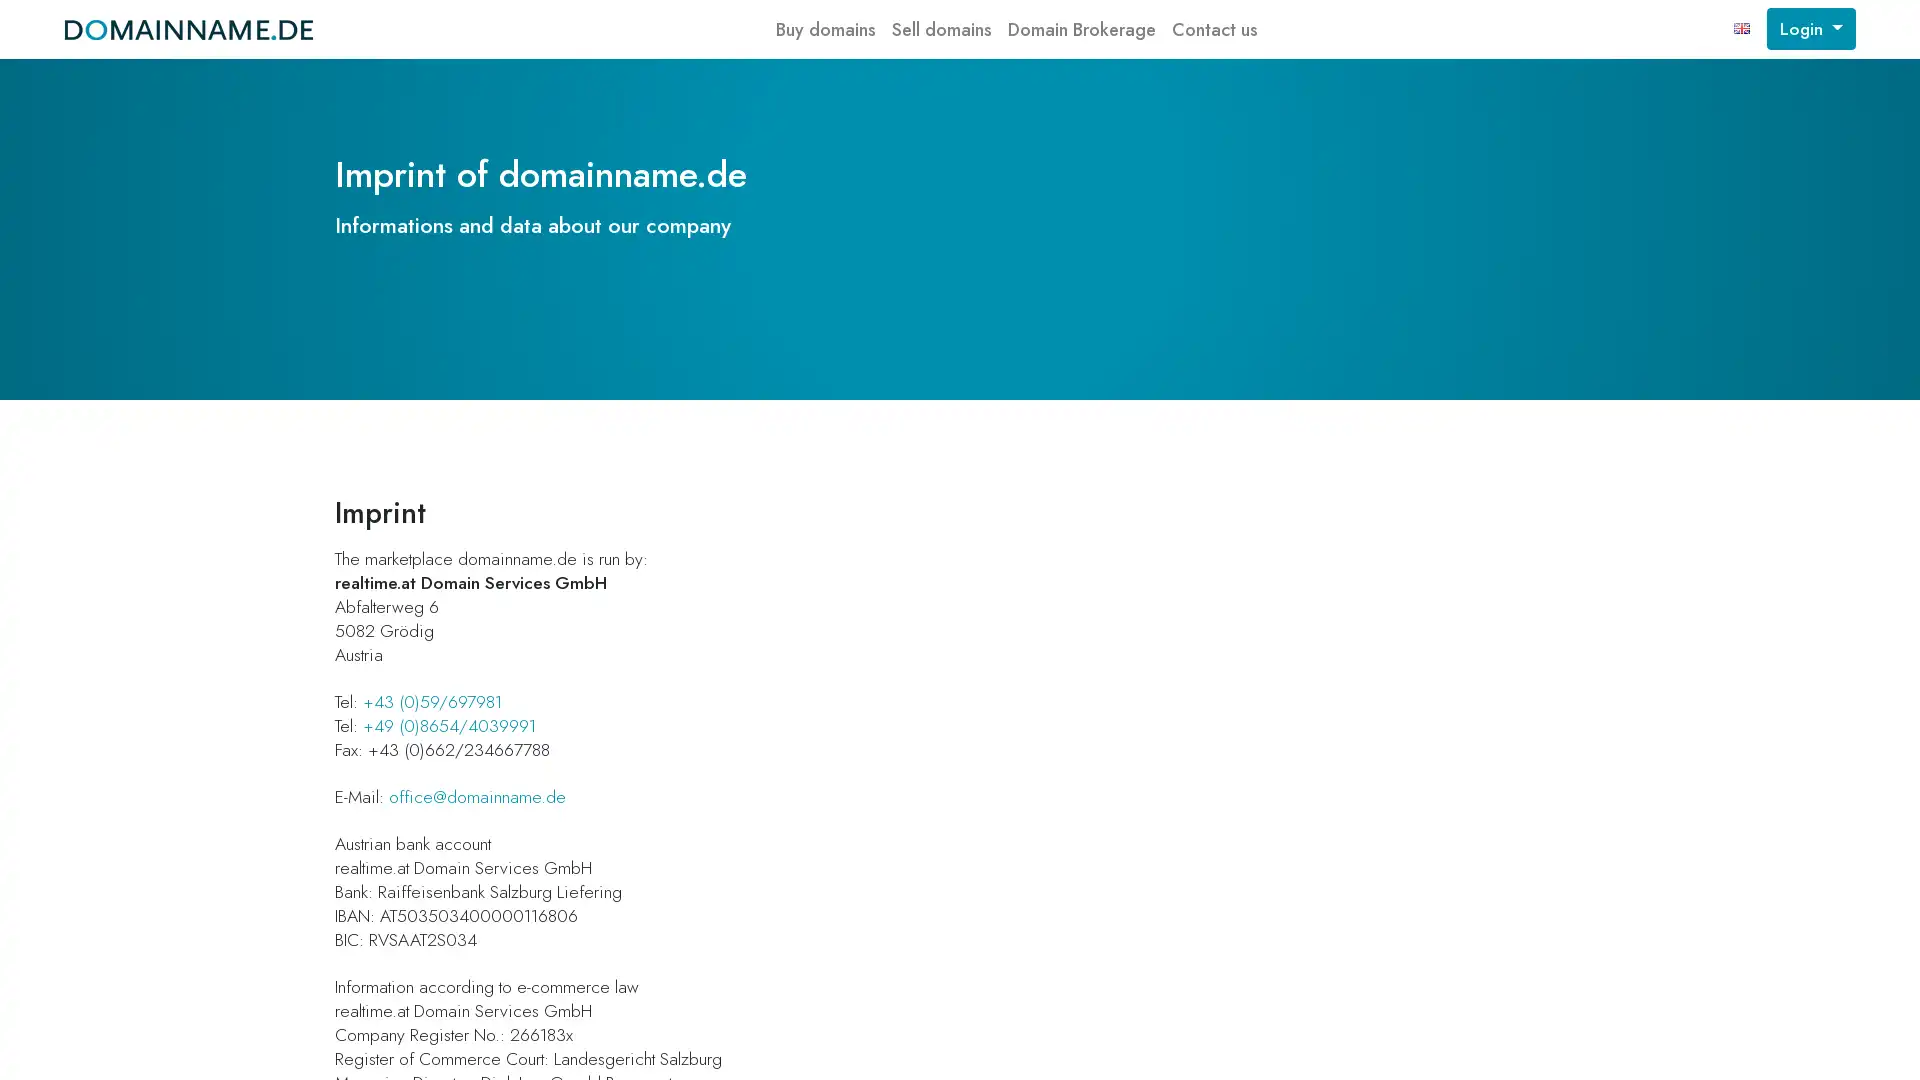  Describe the element at coordinates (1741, 29) in the screenshot. I see `english` at that location.